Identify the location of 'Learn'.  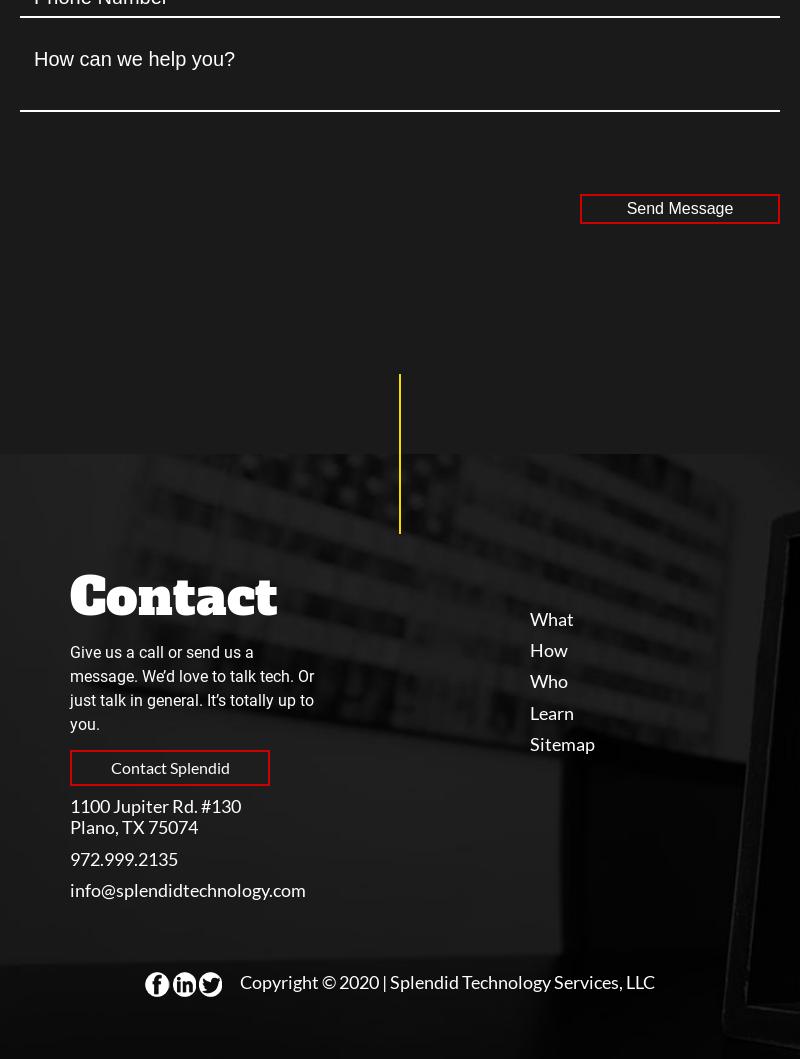
(529, 711).